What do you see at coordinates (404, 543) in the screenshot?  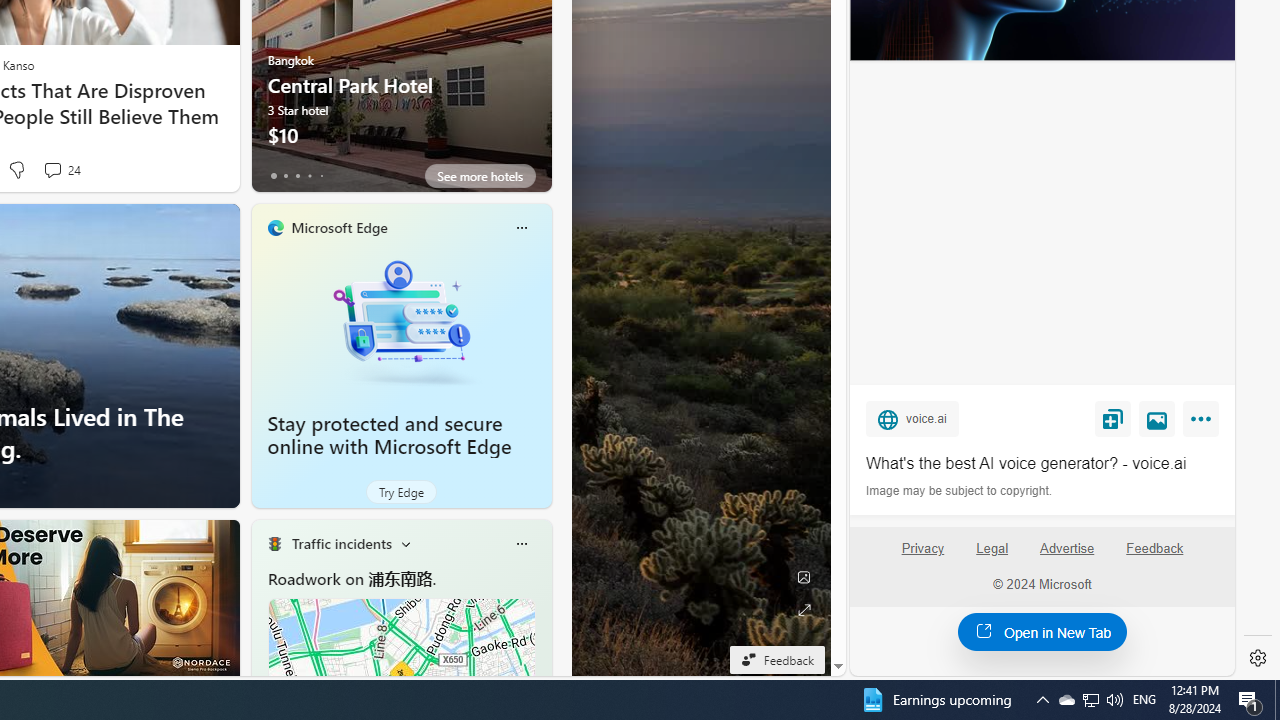 I see `'Change scenarios'` at bounding box center [404, 543].